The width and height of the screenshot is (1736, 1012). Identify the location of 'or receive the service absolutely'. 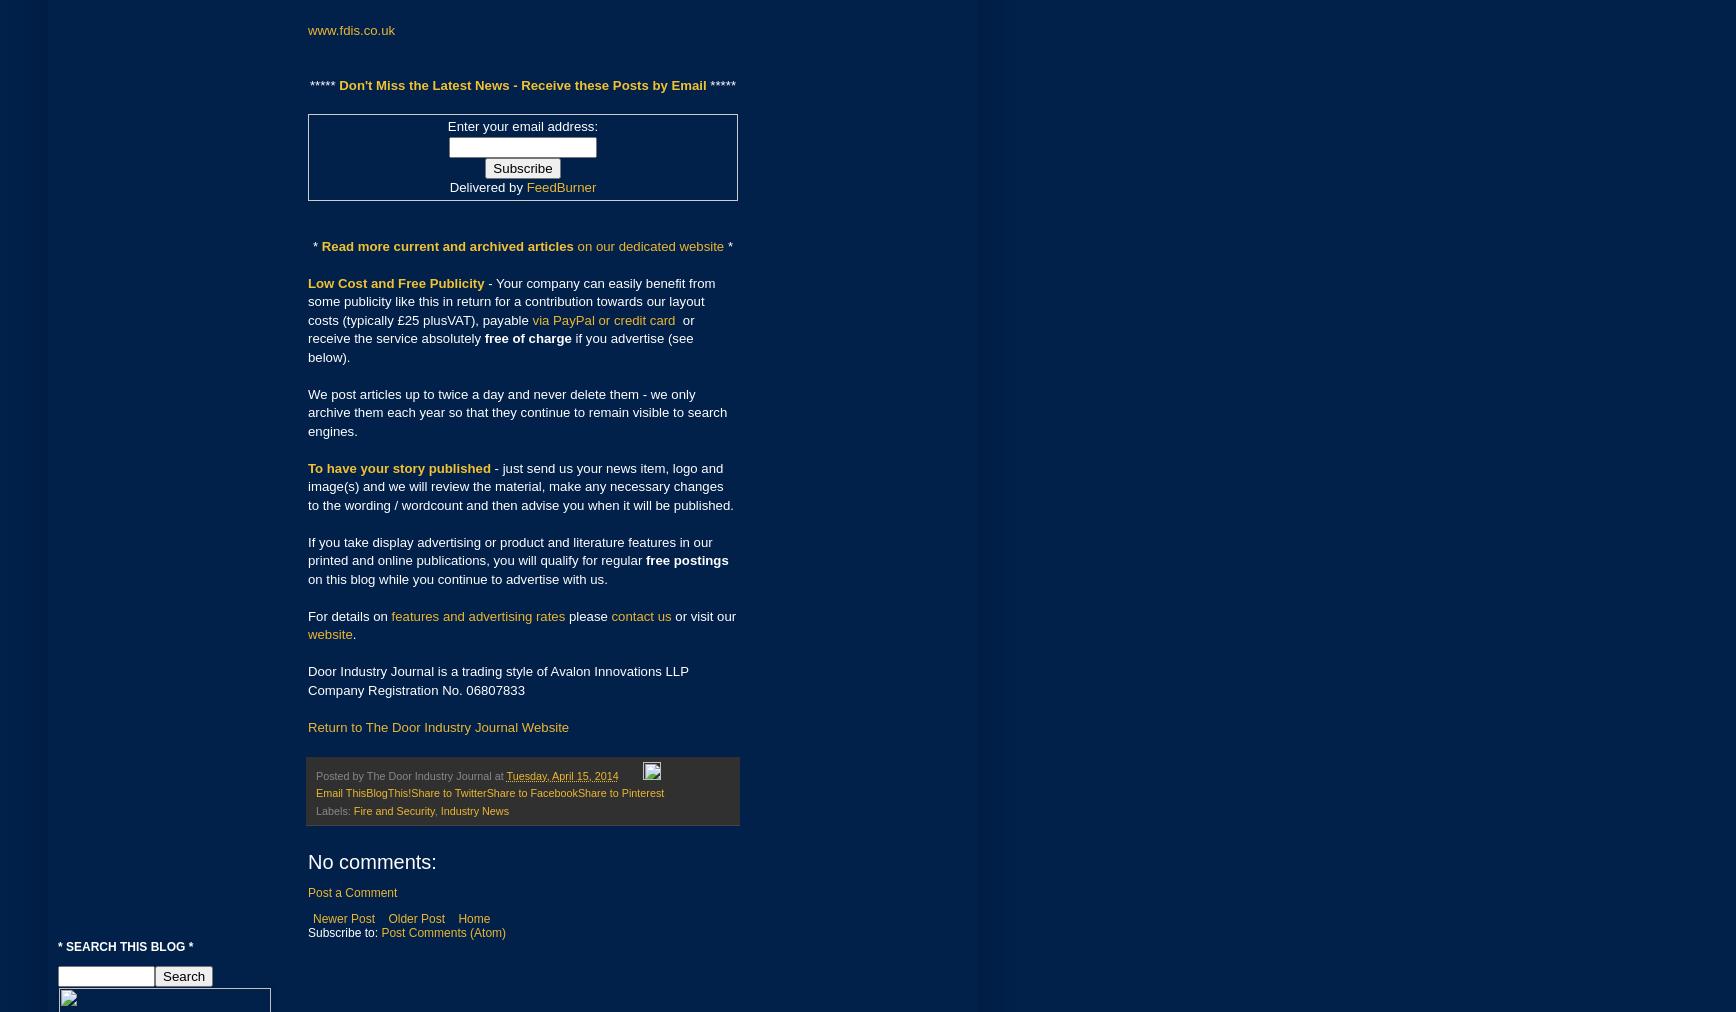
(501, 328).